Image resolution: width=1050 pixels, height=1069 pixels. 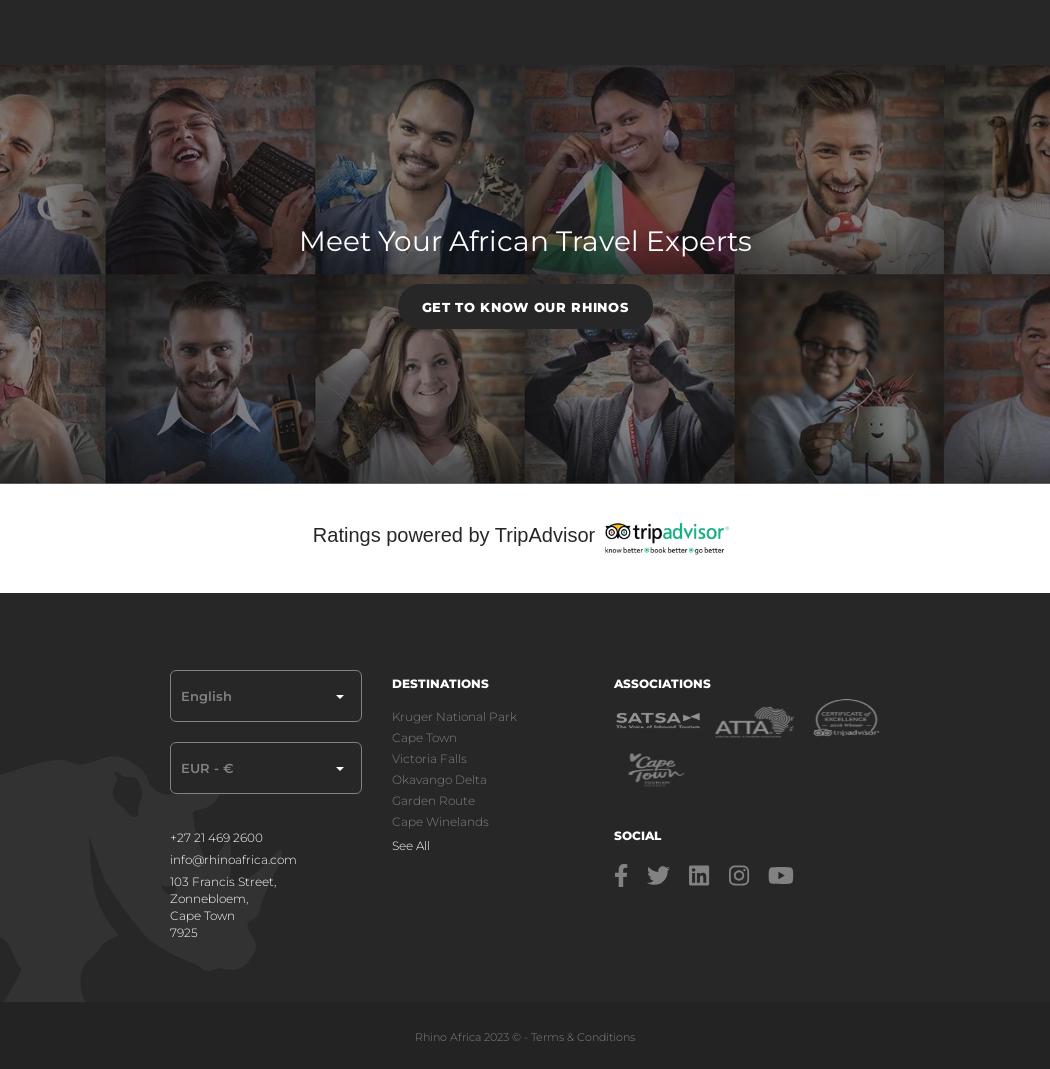 I want to click on 'Terms & Conditions', so click(x=581, y=1035).